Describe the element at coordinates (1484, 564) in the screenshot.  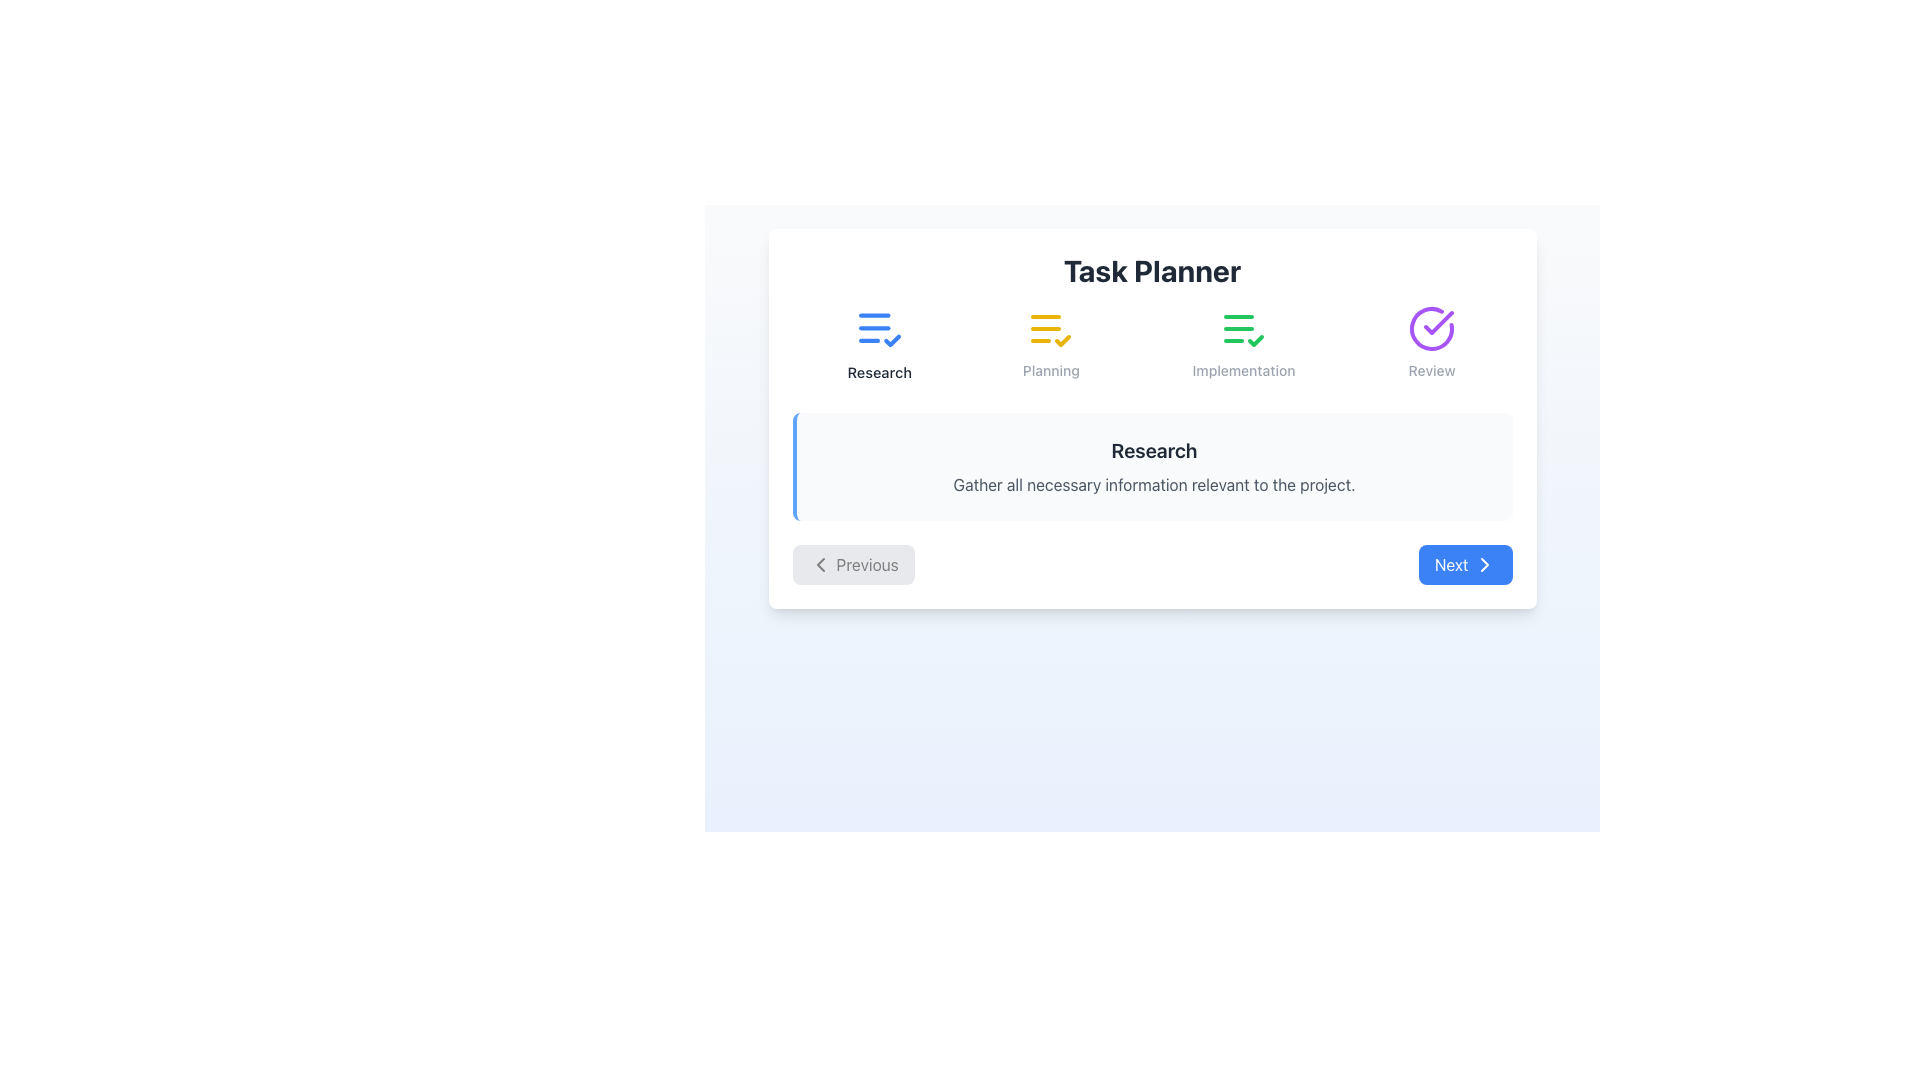
I see `the SVG icon representing a navigation arrow located in the lower-right corner adjacent to the 'Next' button, which symbolizes progression or navigation to the next step` at that location.